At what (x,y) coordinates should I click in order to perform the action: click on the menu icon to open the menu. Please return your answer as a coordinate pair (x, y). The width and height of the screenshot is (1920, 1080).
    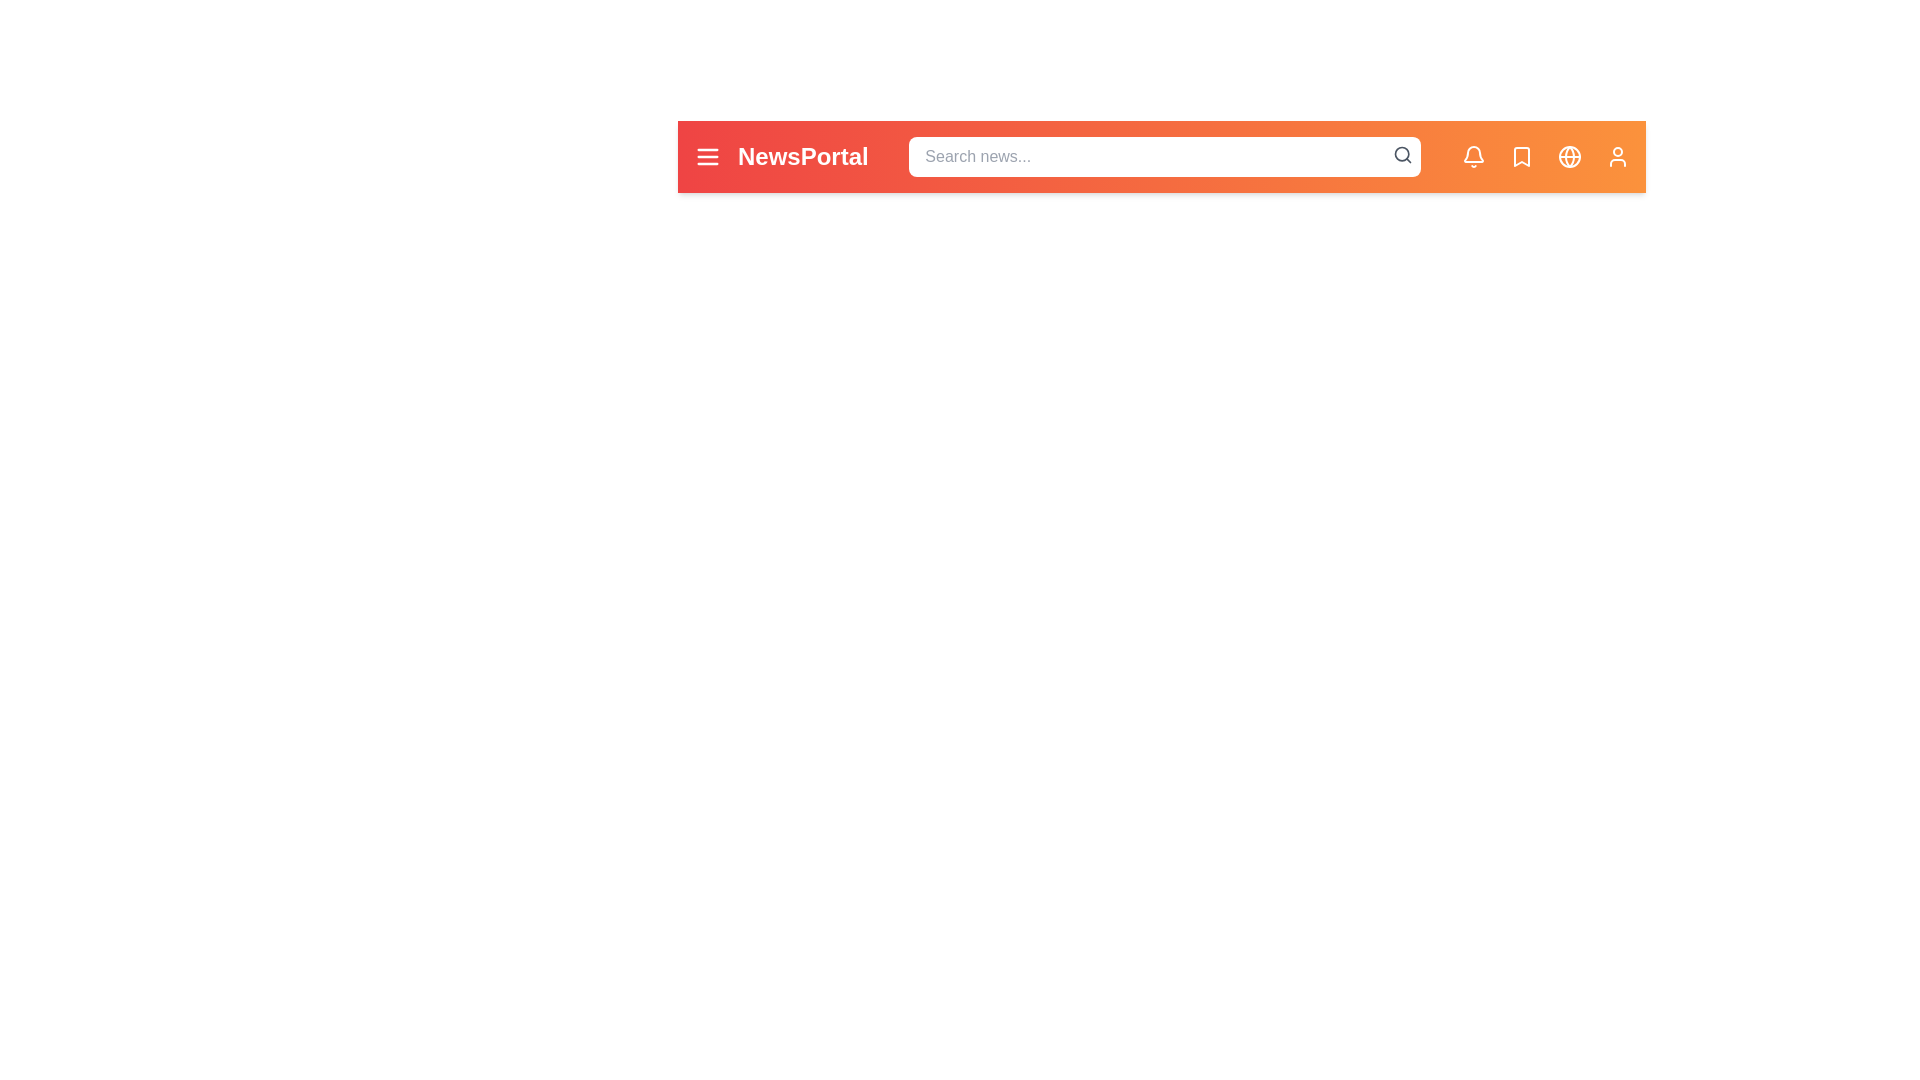
    Looking at the image, I should click on (708, 156).